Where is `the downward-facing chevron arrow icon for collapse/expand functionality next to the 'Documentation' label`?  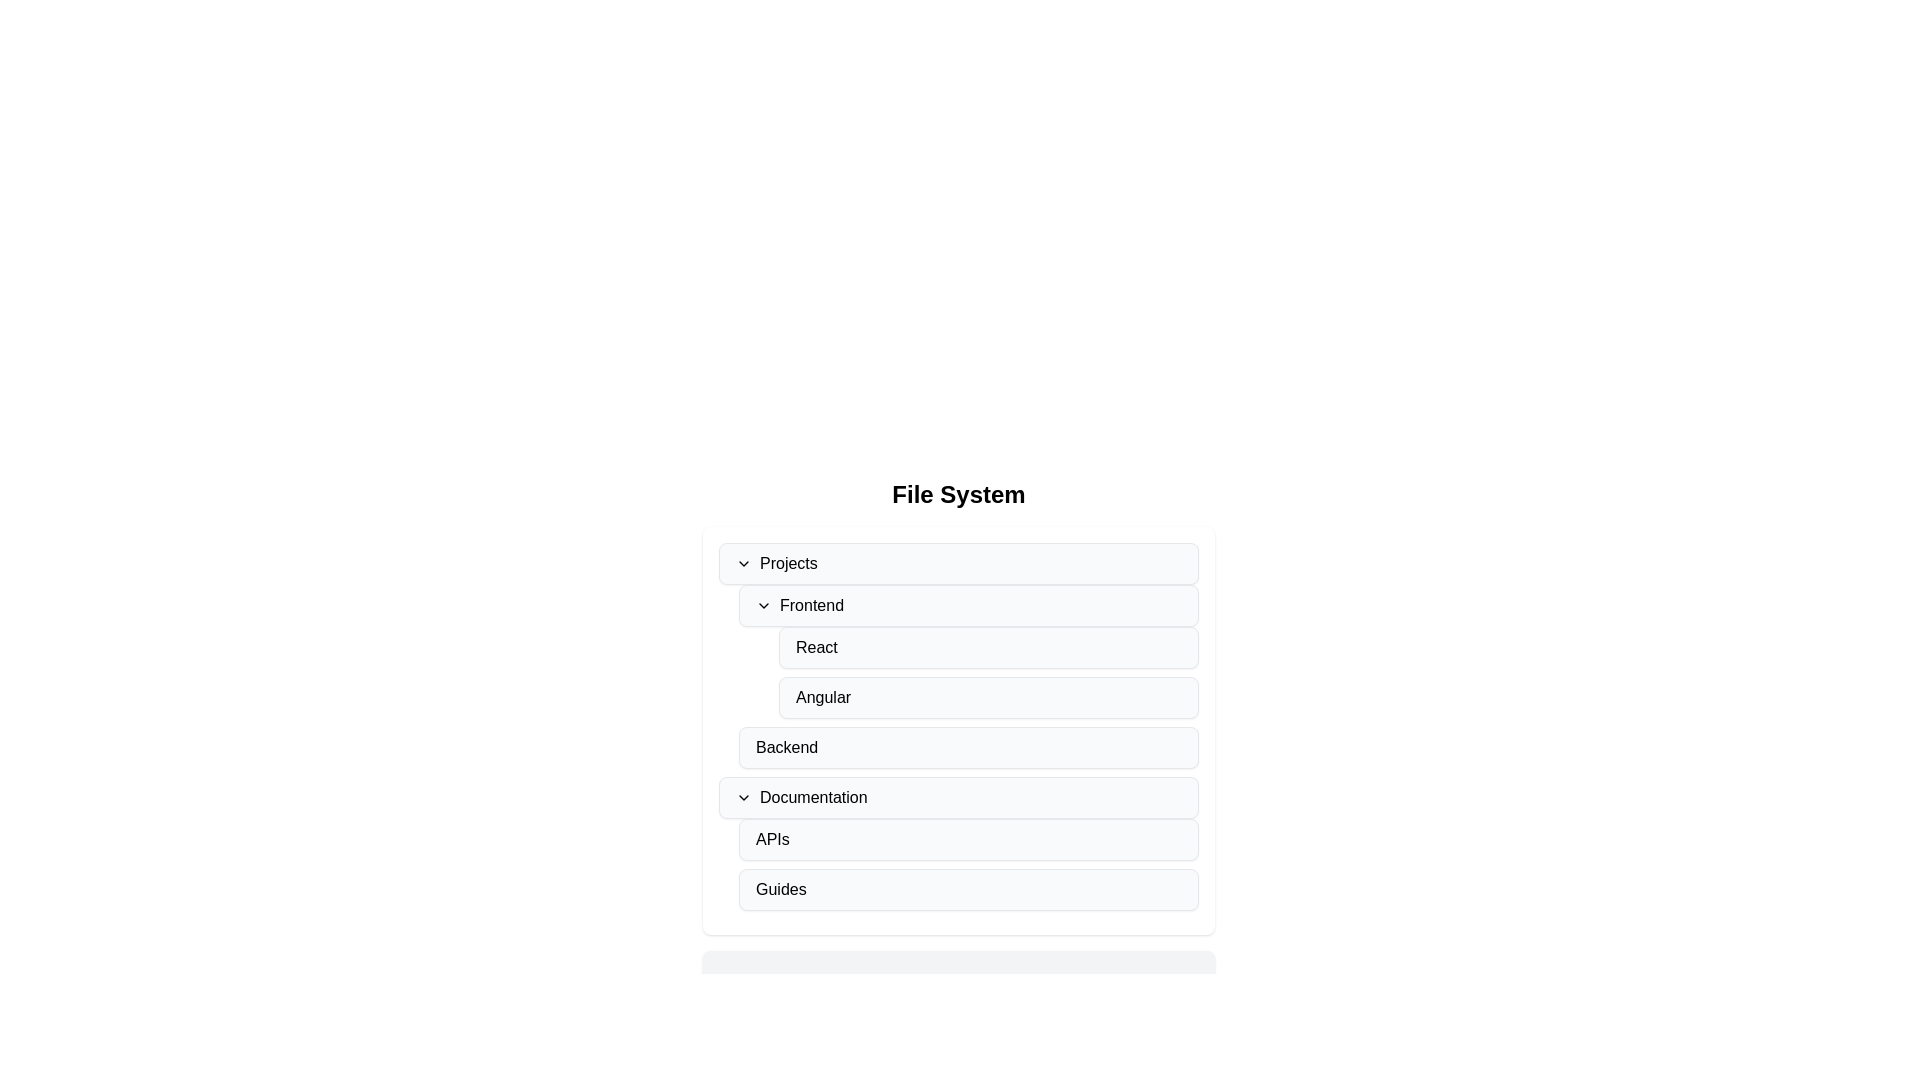 the downward-facing chevron arrow icon for collapse/expand functionality next to the 'Documentation' label is located at coordinates (743, 797).